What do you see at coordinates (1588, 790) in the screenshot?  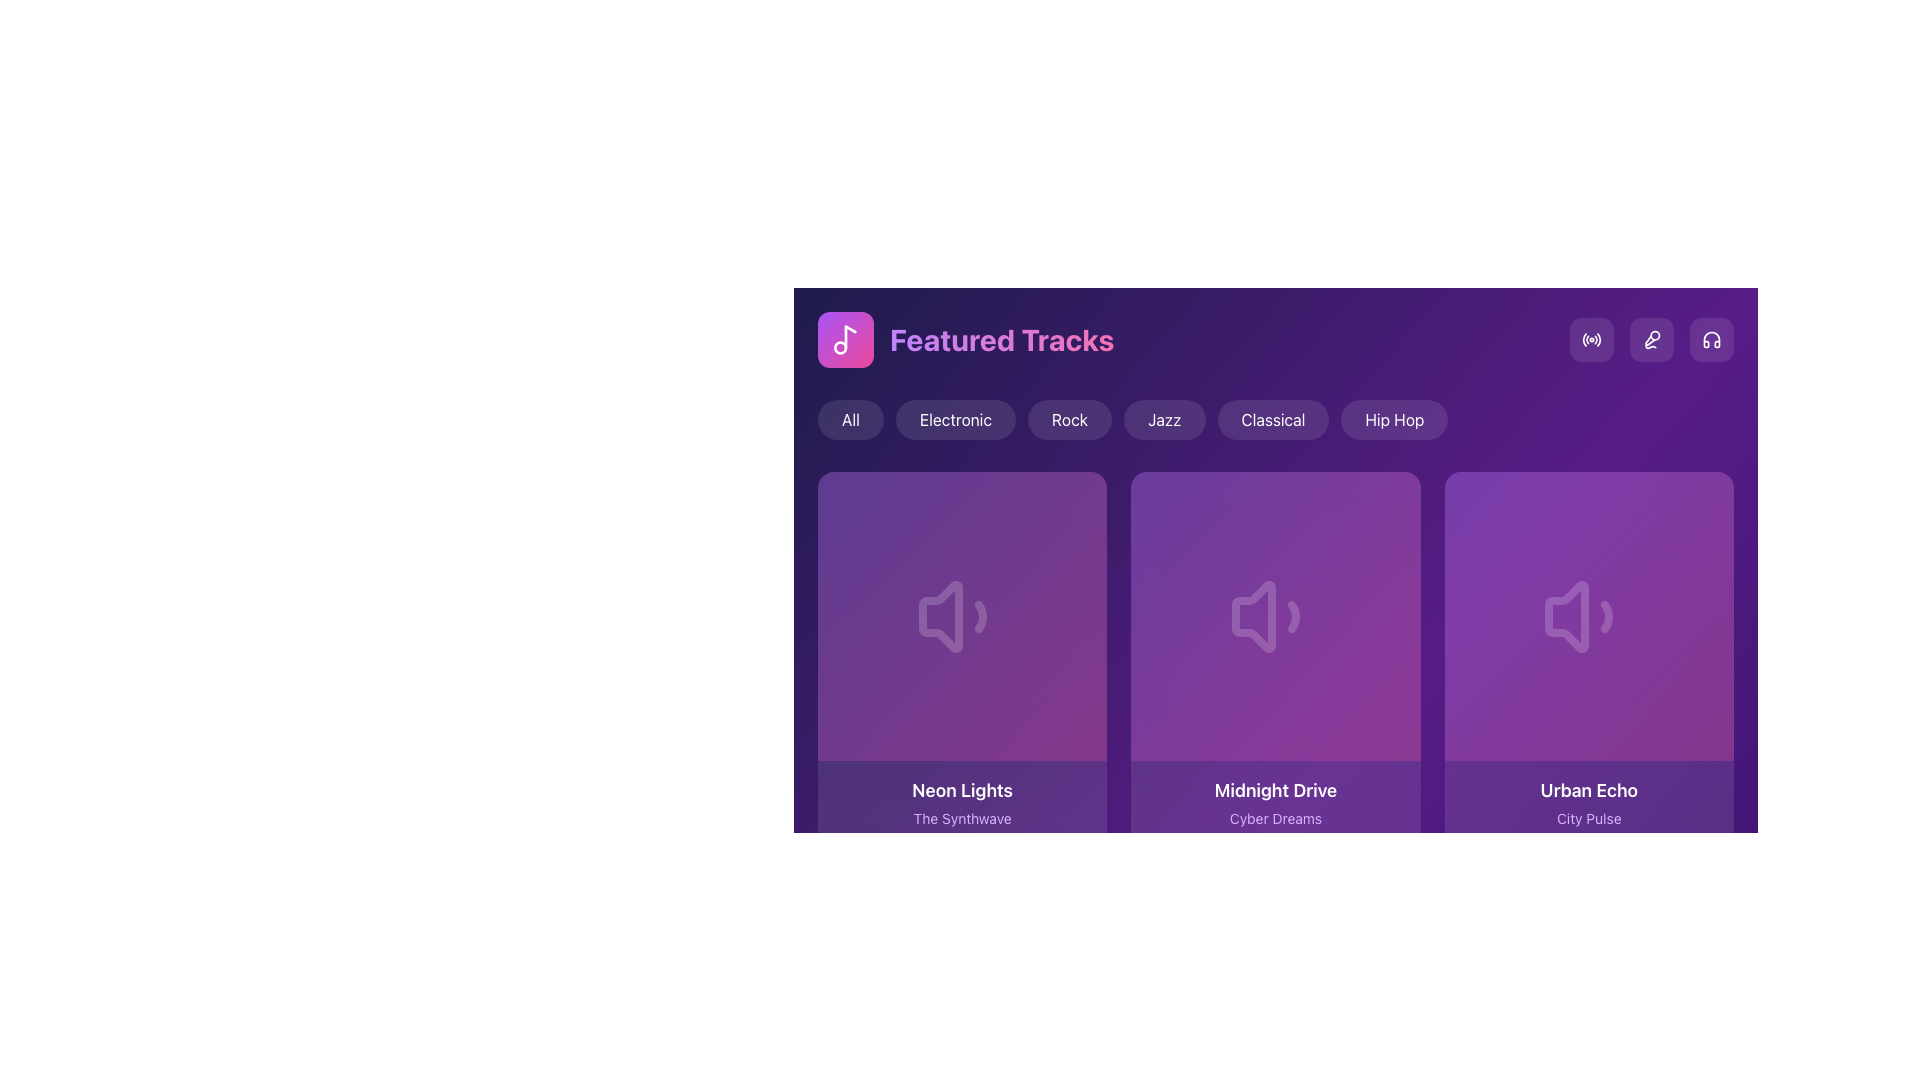 I see `the text label indicating the music track, located at the bottom of the last card in a row of three, above the text 'City Pulse'` at bounding box center [1588, 790].